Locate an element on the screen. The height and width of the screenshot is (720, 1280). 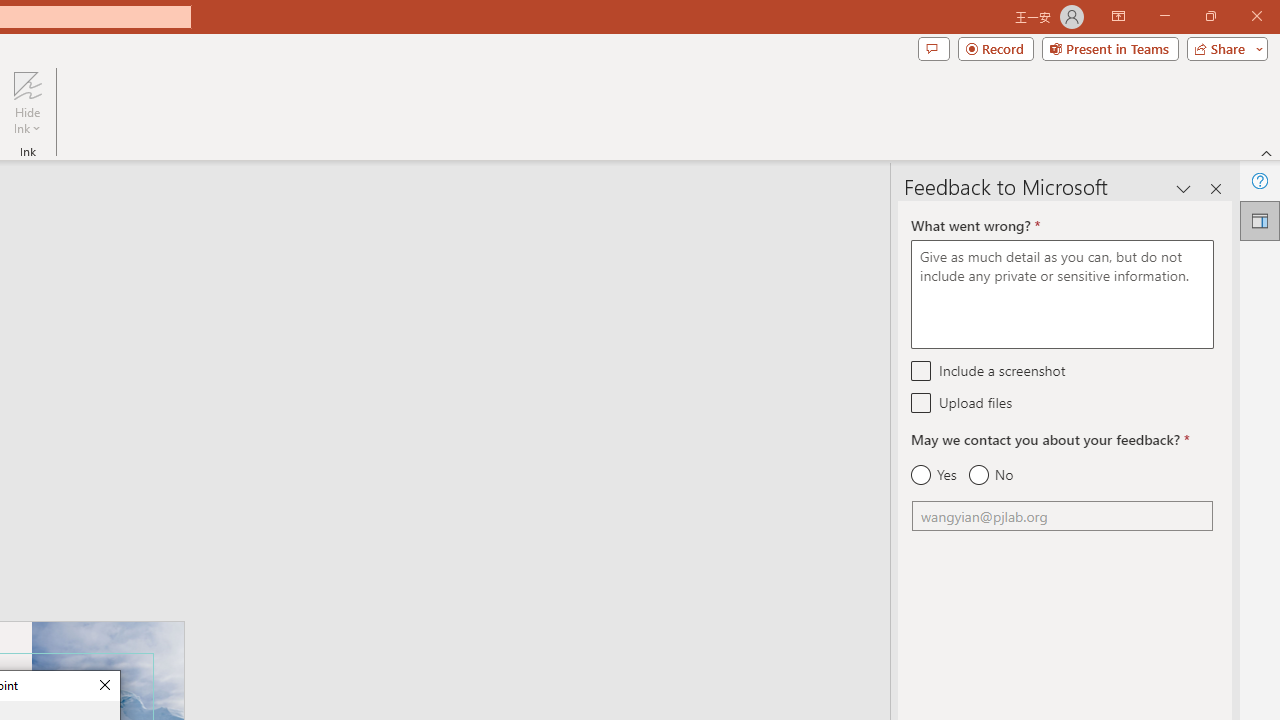
'No' is located at coordinates (990, 475).